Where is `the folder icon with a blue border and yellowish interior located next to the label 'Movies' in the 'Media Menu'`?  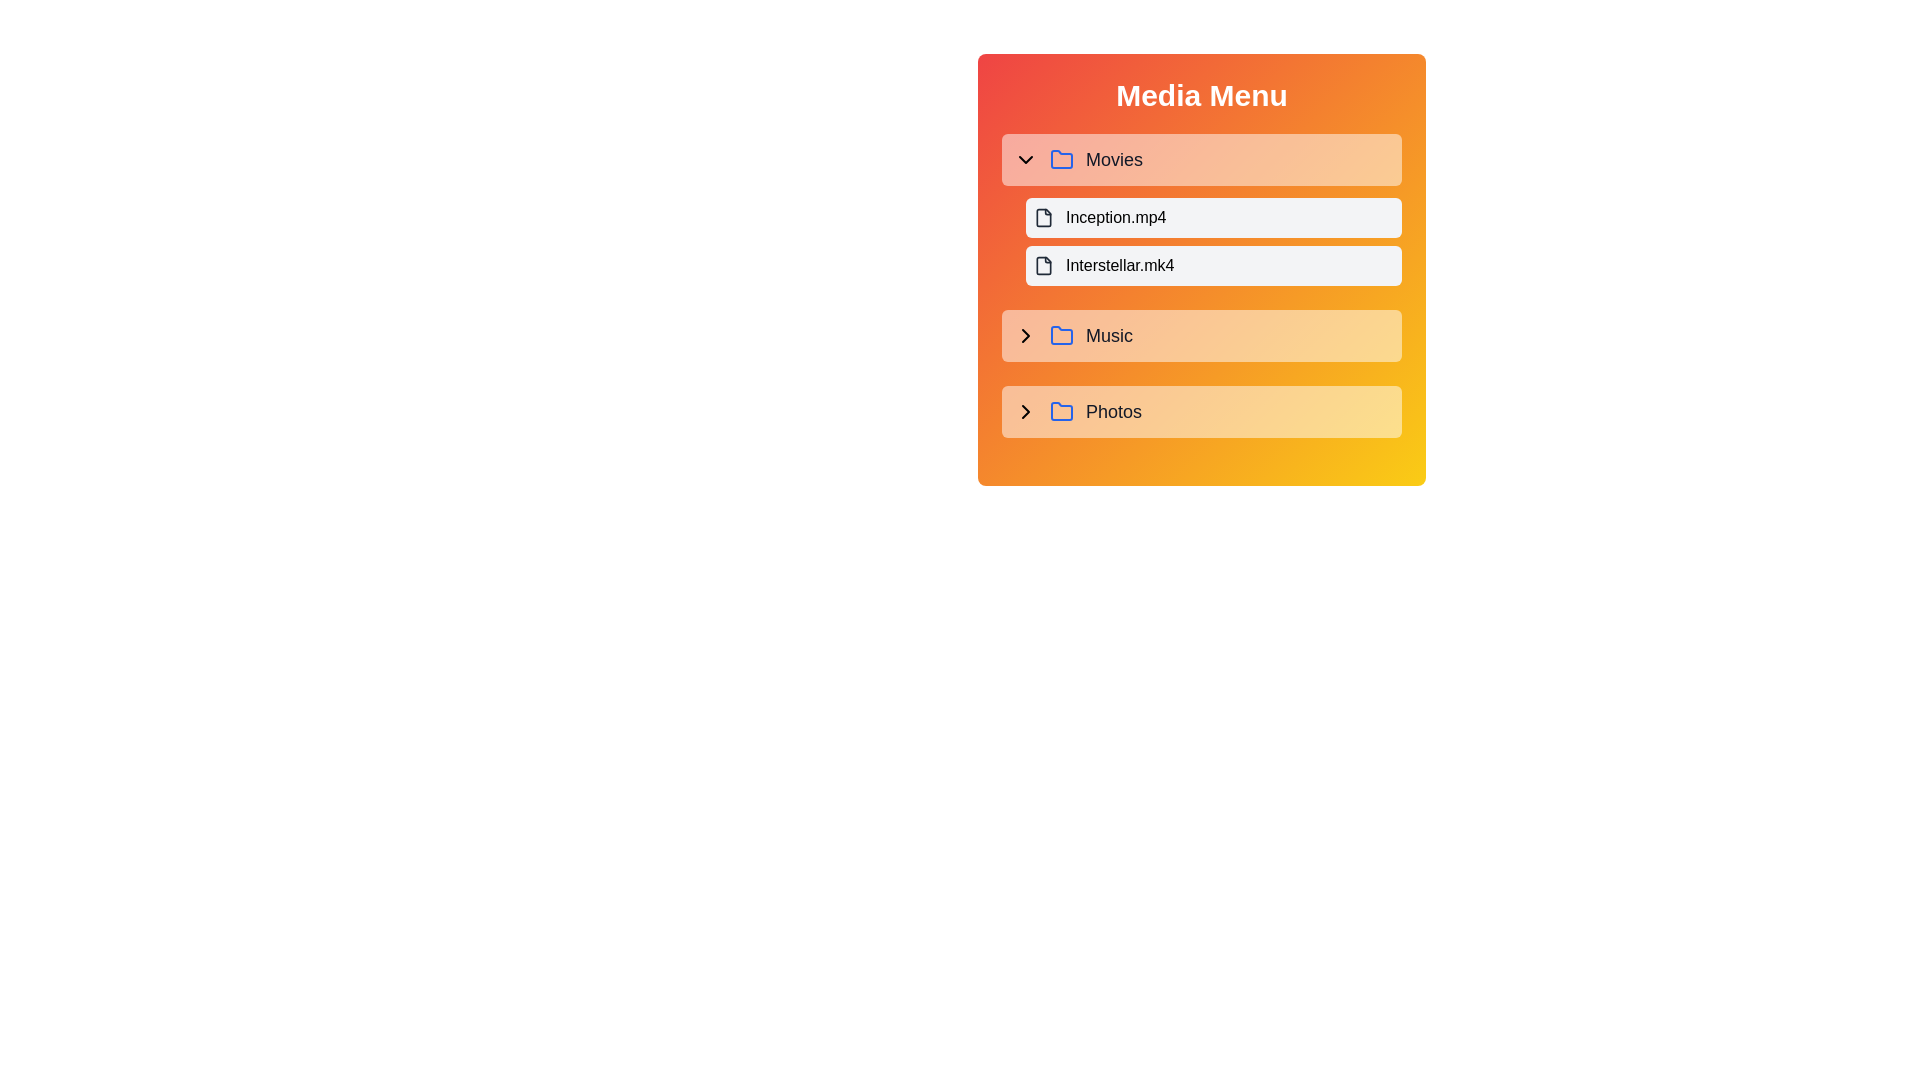
the folder icon with a blue border and yellowish interior located next to the label 'Movies' in the 'Media Menu' is located at coordinates (1060, 158).